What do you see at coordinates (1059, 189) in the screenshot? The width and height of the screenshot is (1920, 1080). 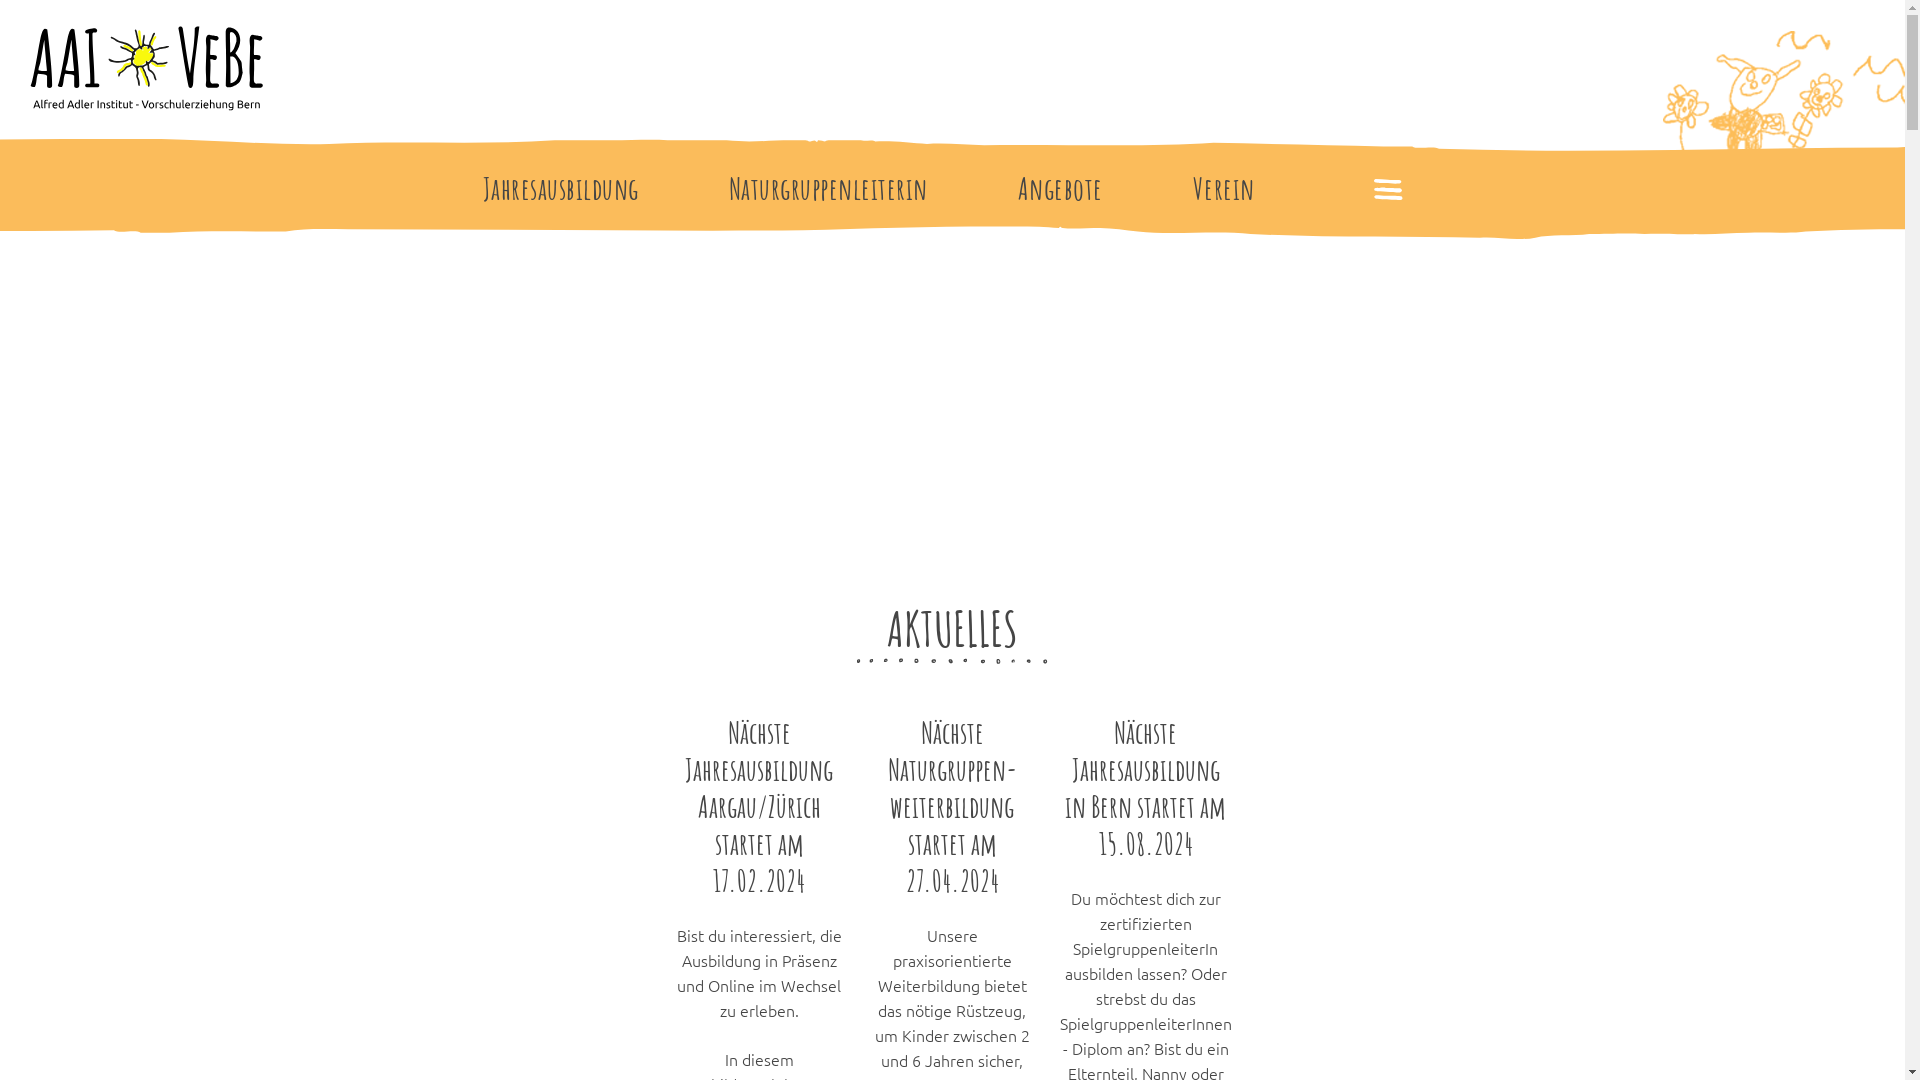 I see `'Angebote'` at bounding box center [1059, 189].